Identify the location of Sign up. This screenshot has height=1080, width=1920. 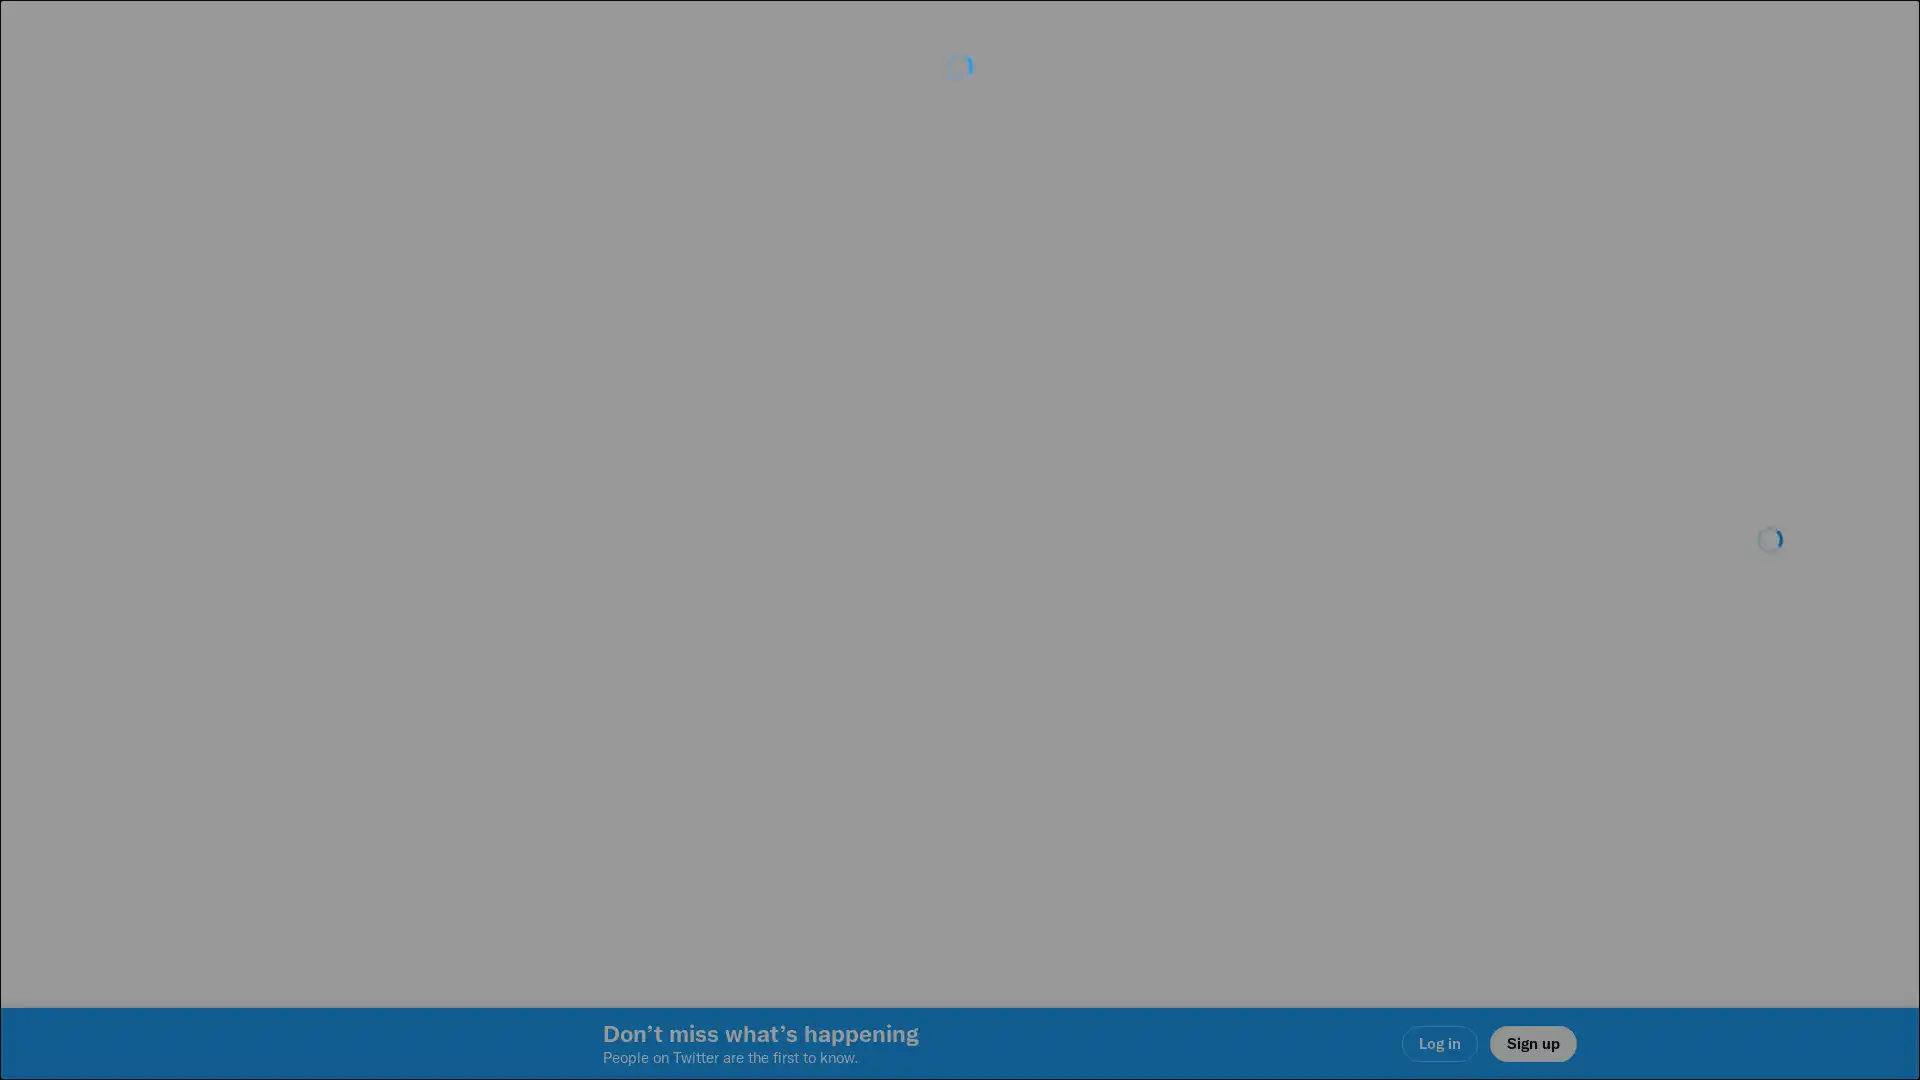
(722, 681).